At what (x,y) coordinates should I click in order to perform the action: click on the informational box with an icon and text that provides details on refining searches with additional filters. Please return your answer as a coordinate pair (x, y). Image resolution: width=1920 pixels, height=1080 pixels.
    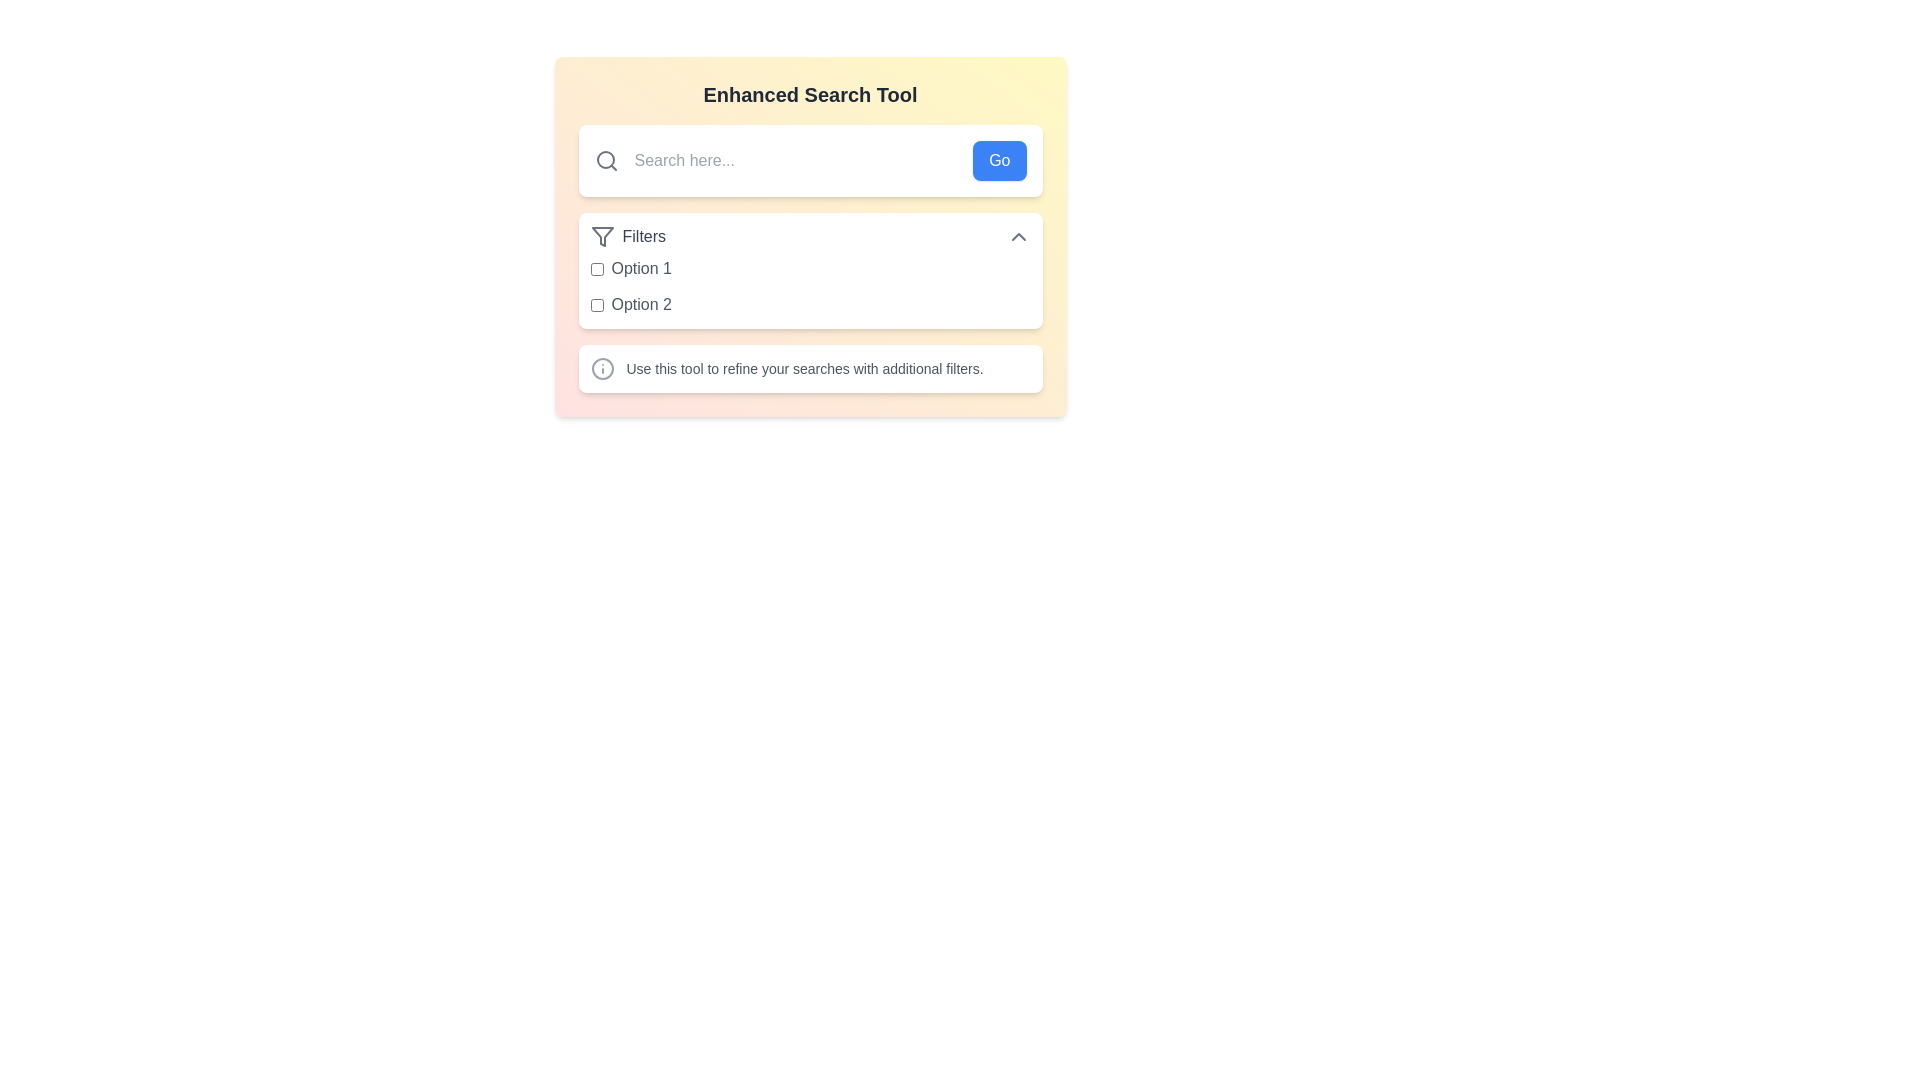
    Looking at the image, I should click on (810, 369).